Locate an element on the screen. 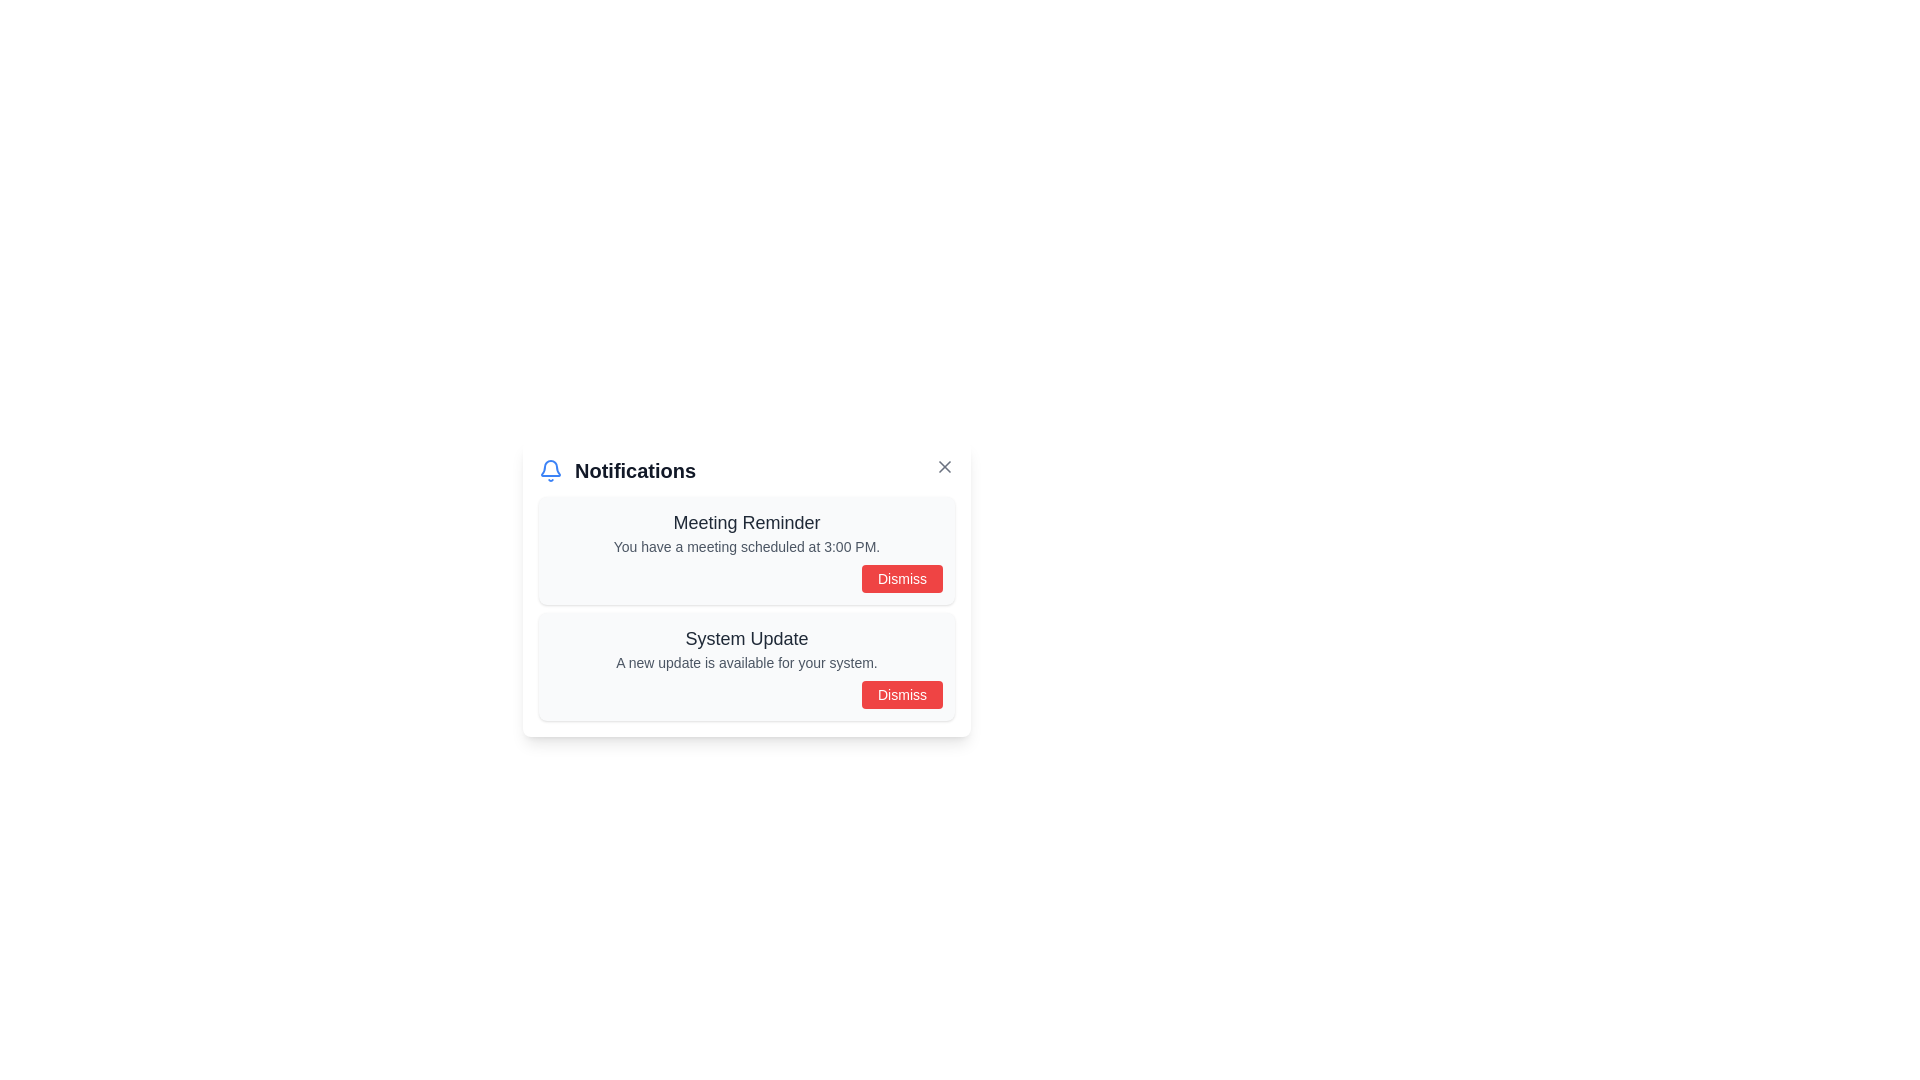 Image resolution: width=1920 pixels, height=1080 pixels. the small gray 'X' icon button located in the upper-right corner of the 'Notifications' header section to observe the hover effect is located at coordinates (944, 466).